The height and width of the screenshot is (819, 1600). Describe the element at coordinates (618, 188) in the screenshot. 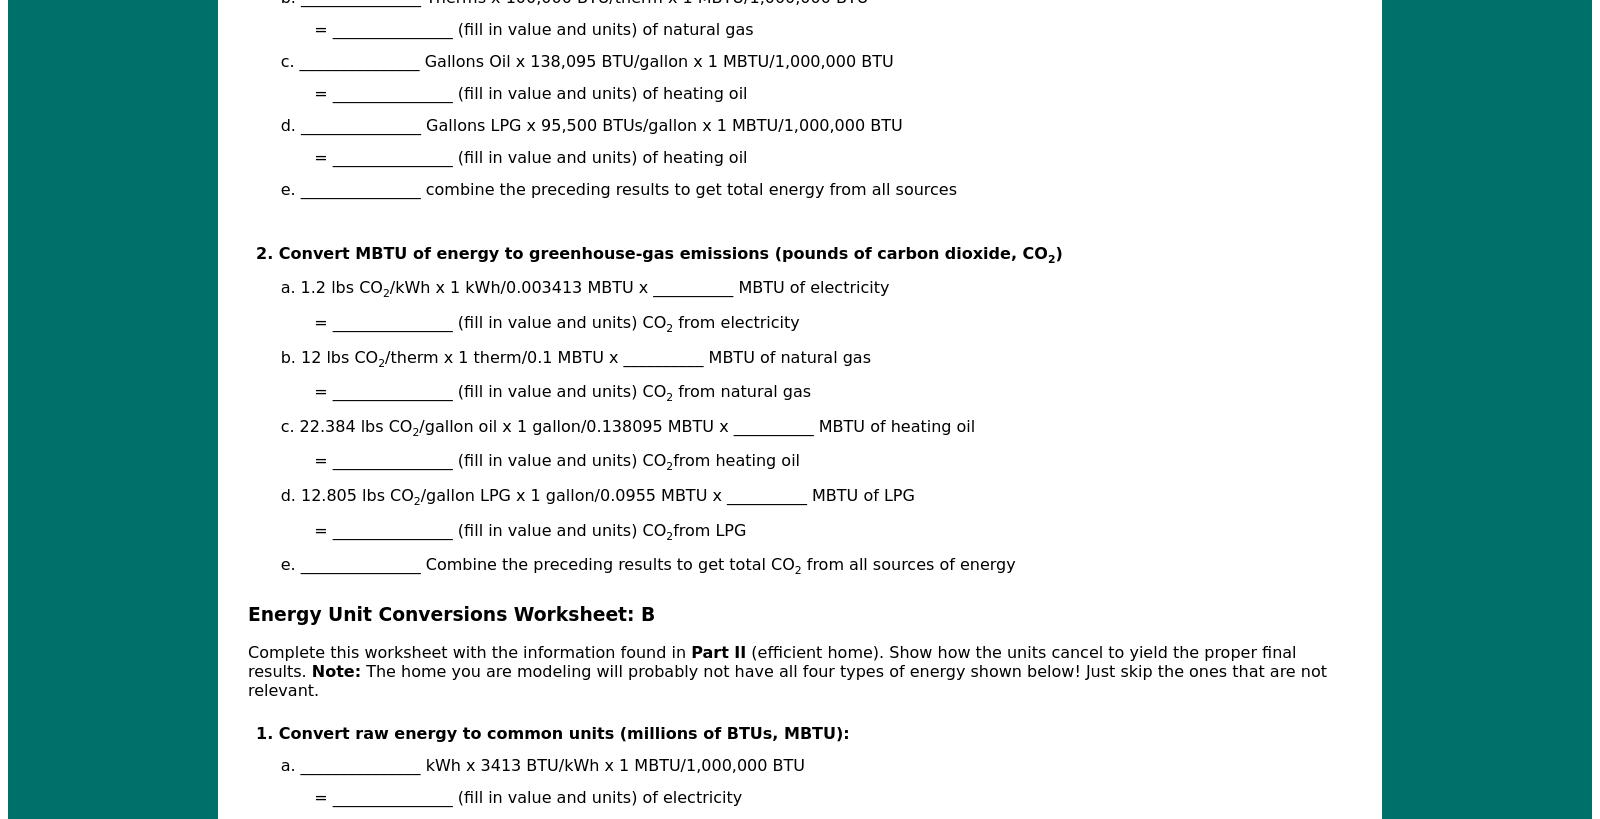

I see `'e. _______________ combine the preceding results to get total energy from all sources'` at that location.